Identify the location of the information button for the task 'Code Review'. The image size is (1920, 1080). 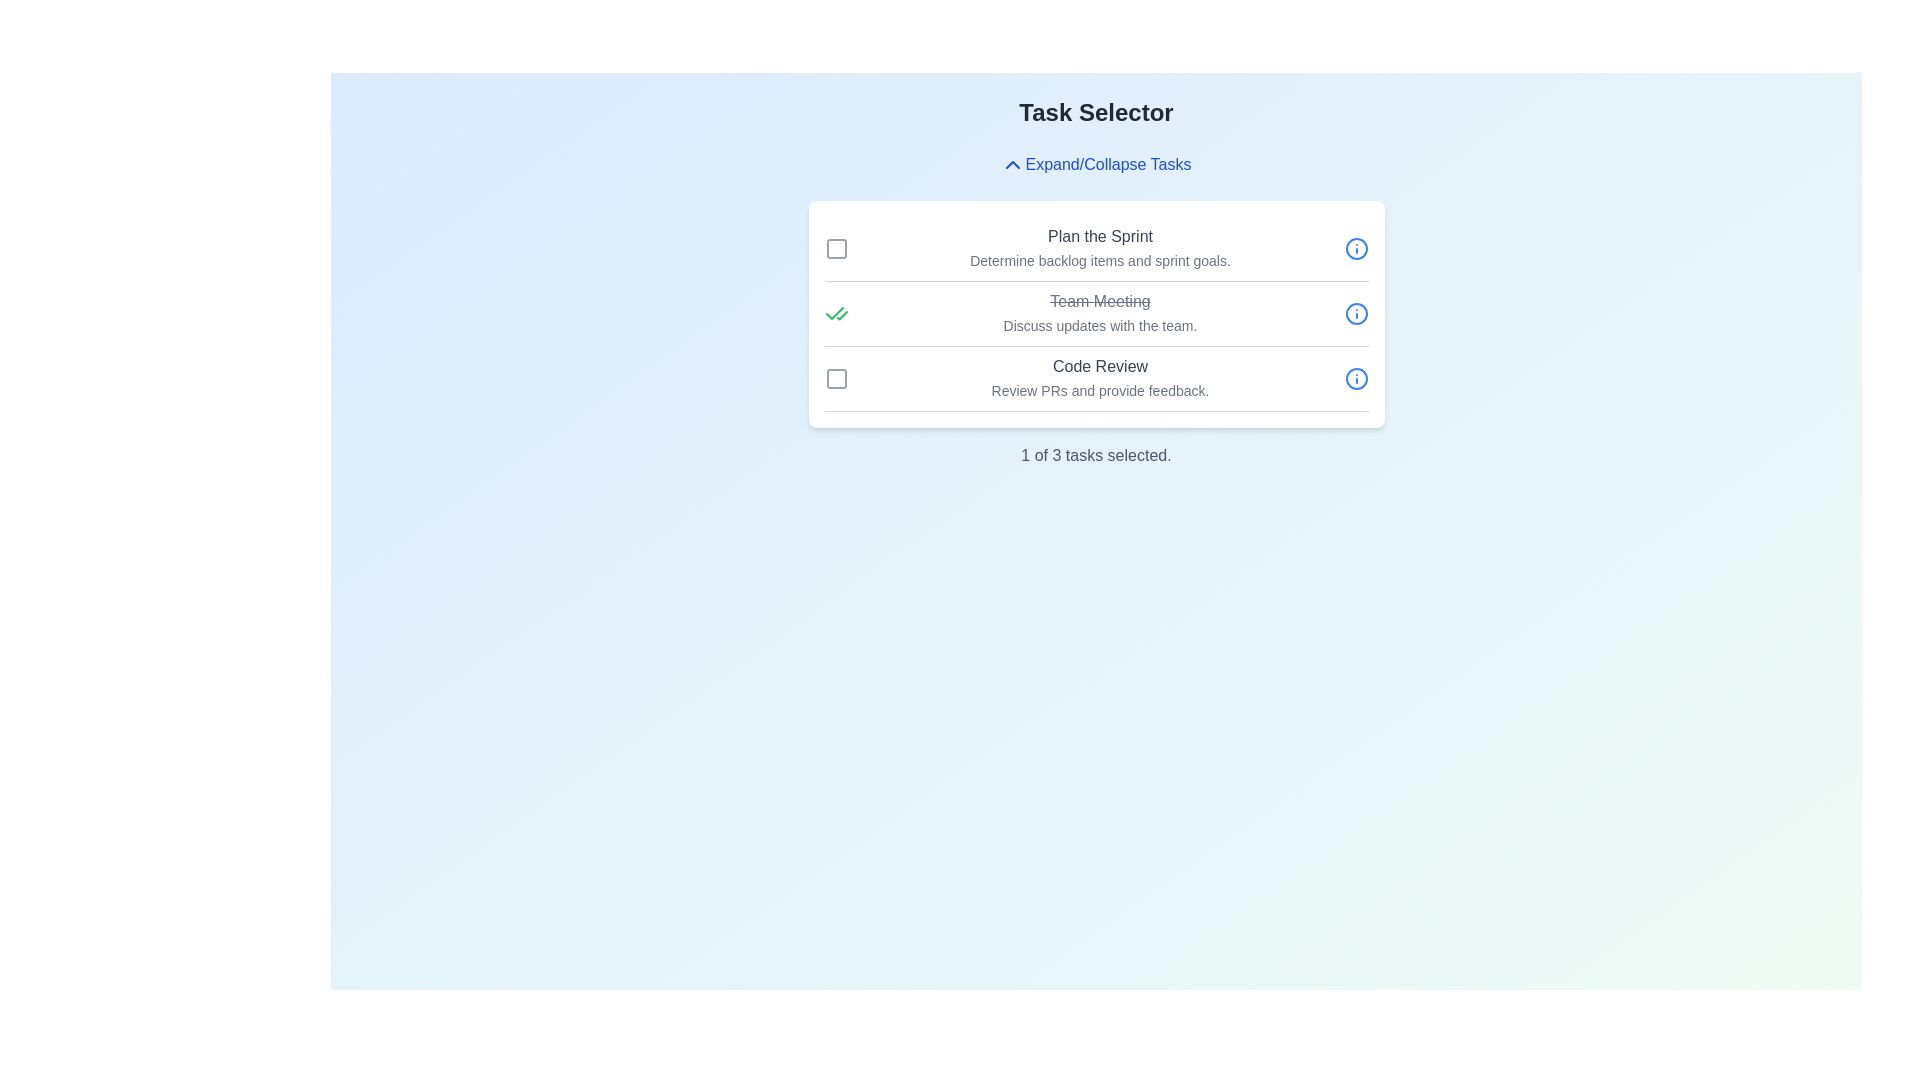
(1356, 378).